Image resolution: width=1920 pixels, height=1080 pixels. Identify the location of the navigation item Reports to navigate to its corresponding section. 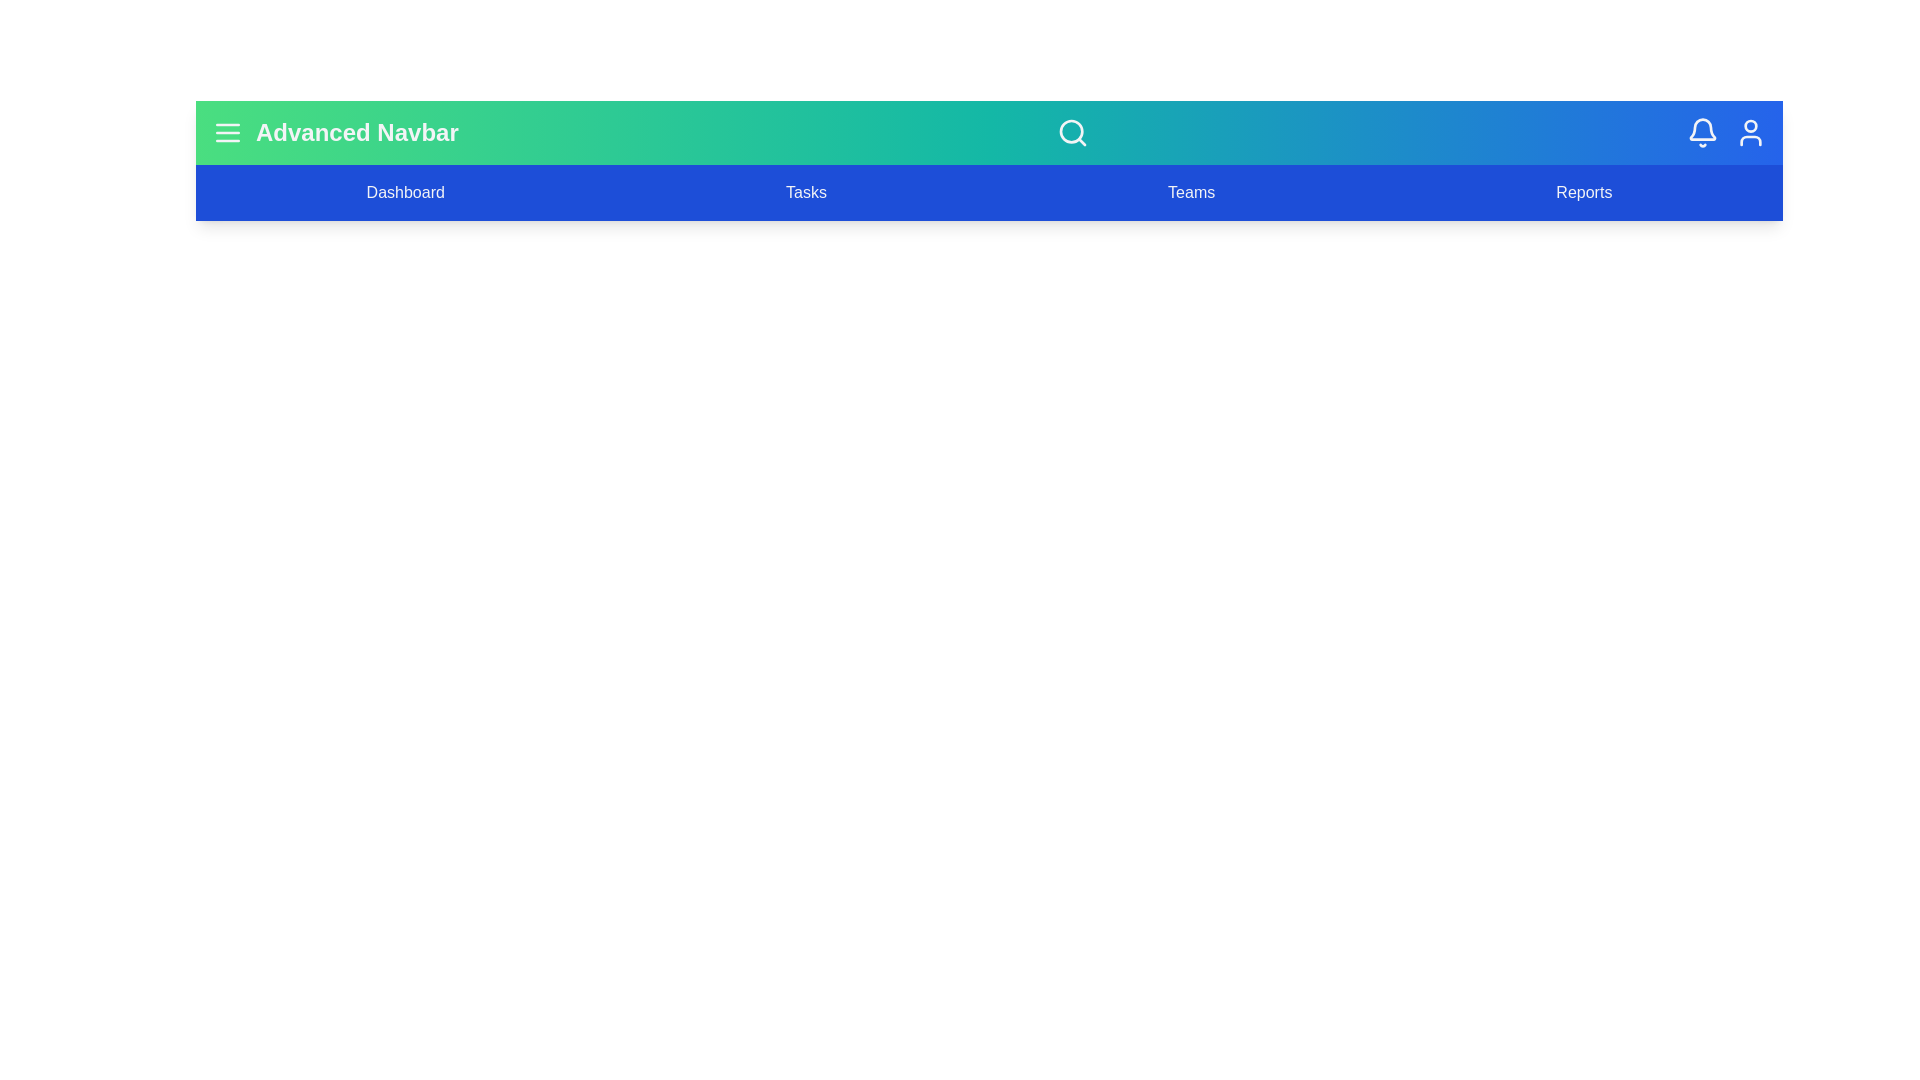
(1583, 192).